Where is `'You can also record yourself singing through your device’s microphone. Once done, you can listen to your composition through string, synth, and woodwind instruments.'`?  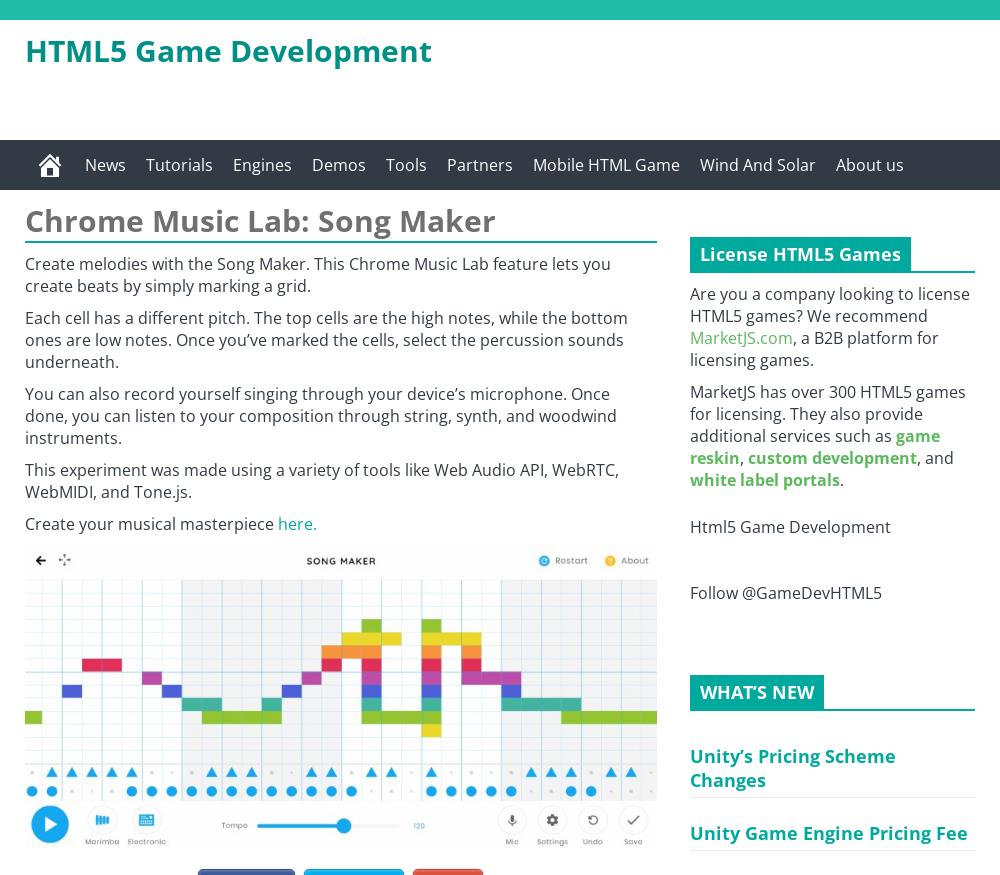
'You can also record yourself singing through your device’s microphone. Once done, you can listen to your composition through string, synth, and woodwind instruments.' is located at coordinates (320, 414).